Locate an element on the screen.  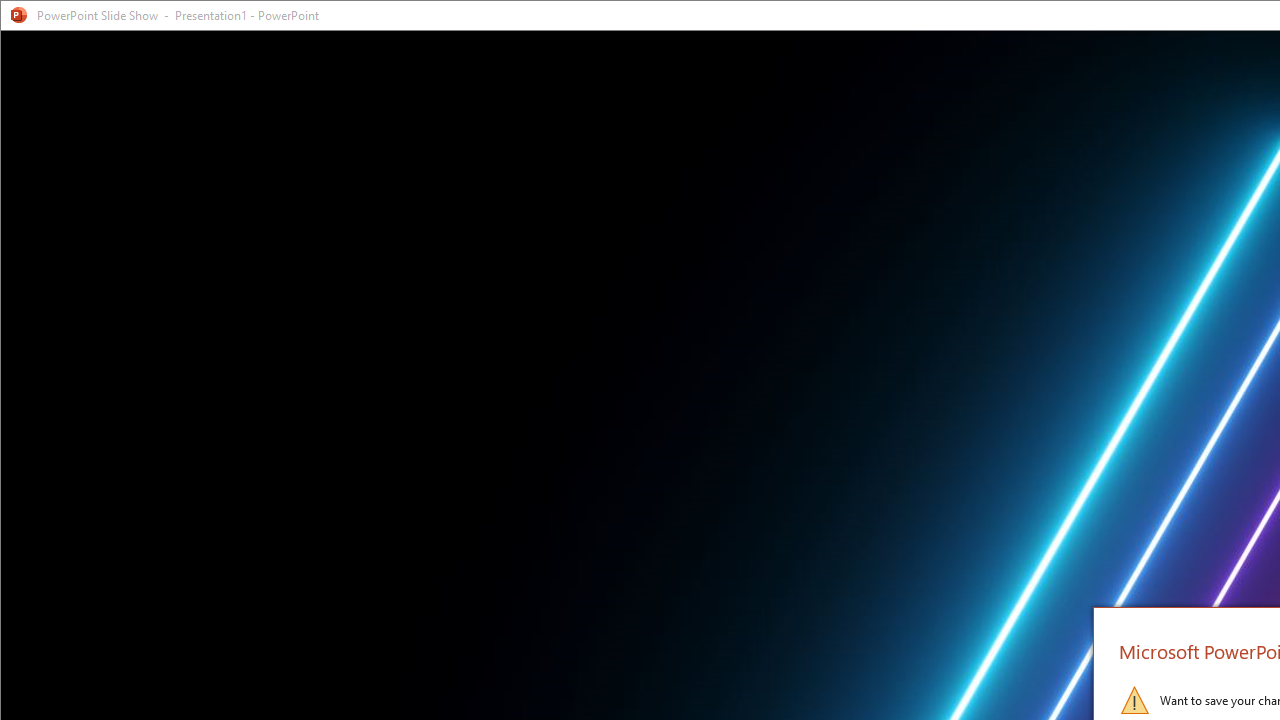
'Warning Icon' is located at coordinates (1134, 698).